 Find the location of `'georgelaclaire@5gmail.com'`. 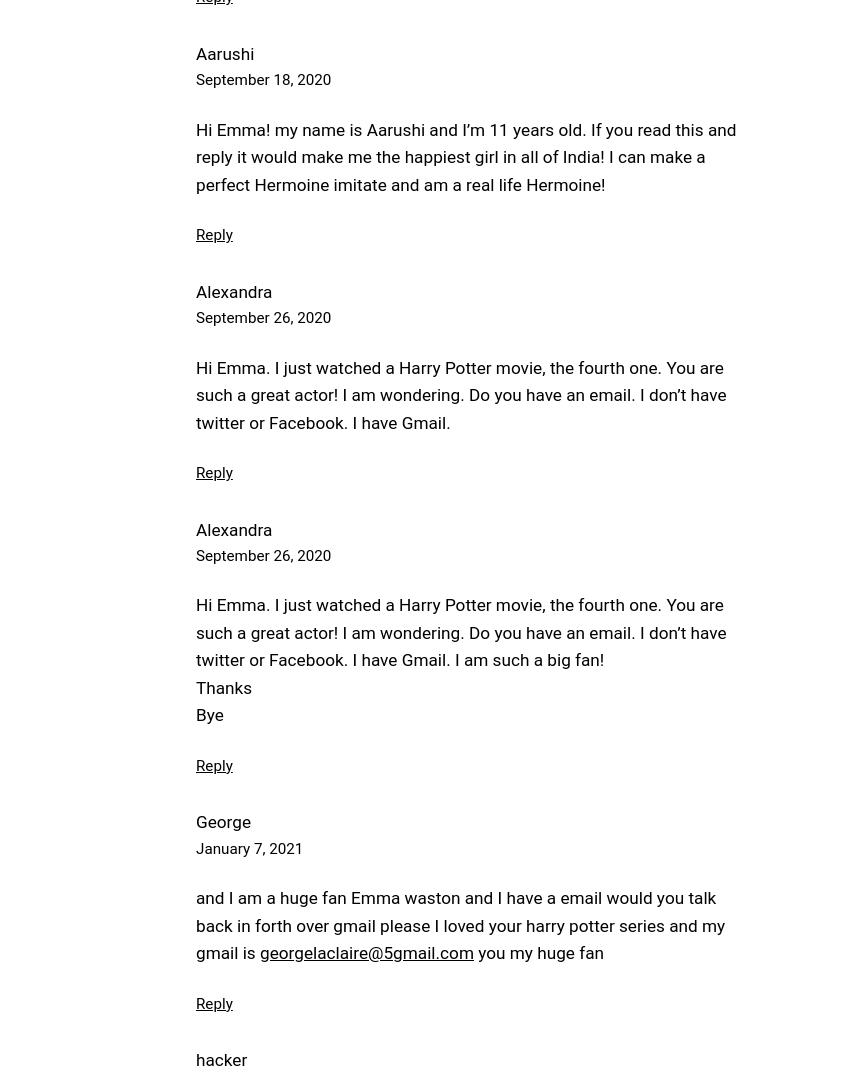

'georgelaclaire@5gmail.com' is located at coordinates (365, 952).